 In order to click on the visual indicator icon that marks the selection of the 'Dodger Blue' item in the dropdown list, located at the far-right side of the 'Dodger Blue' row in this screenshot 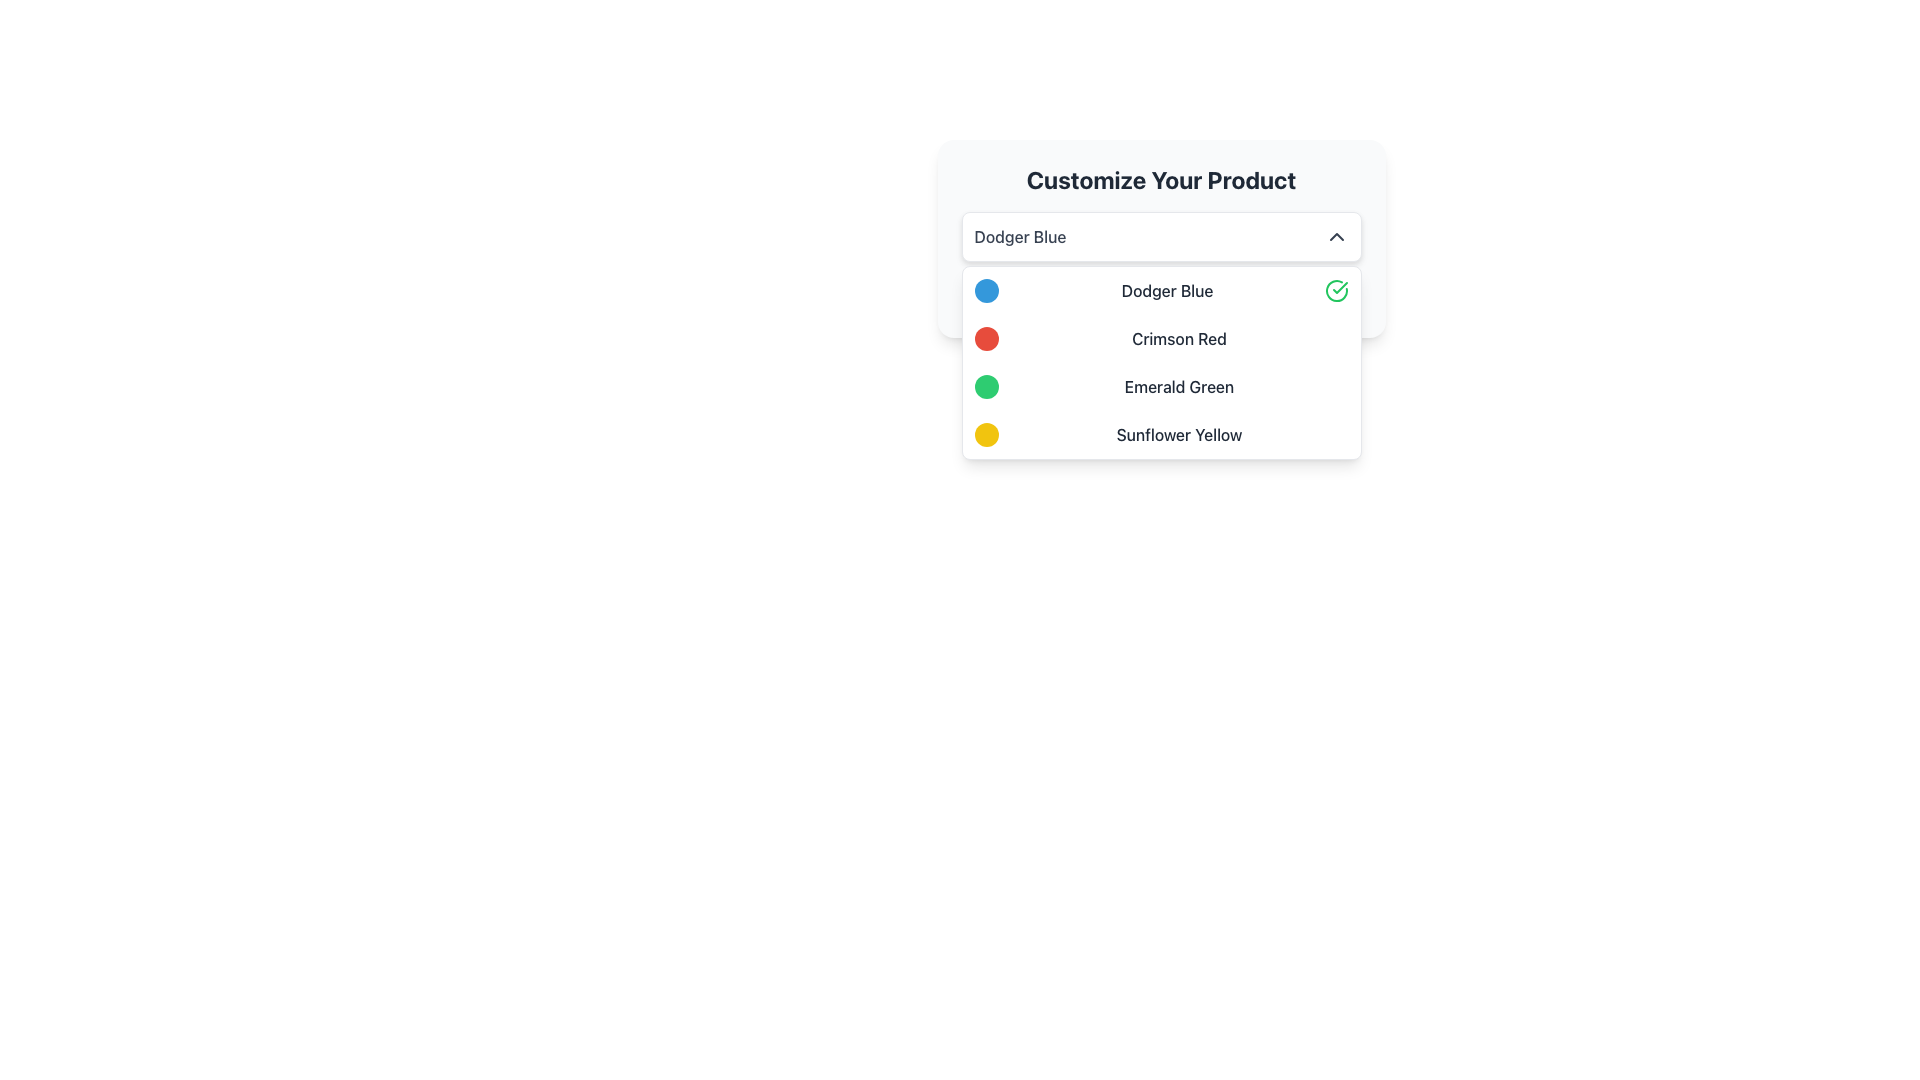, I will do `click(1336, 290)`.